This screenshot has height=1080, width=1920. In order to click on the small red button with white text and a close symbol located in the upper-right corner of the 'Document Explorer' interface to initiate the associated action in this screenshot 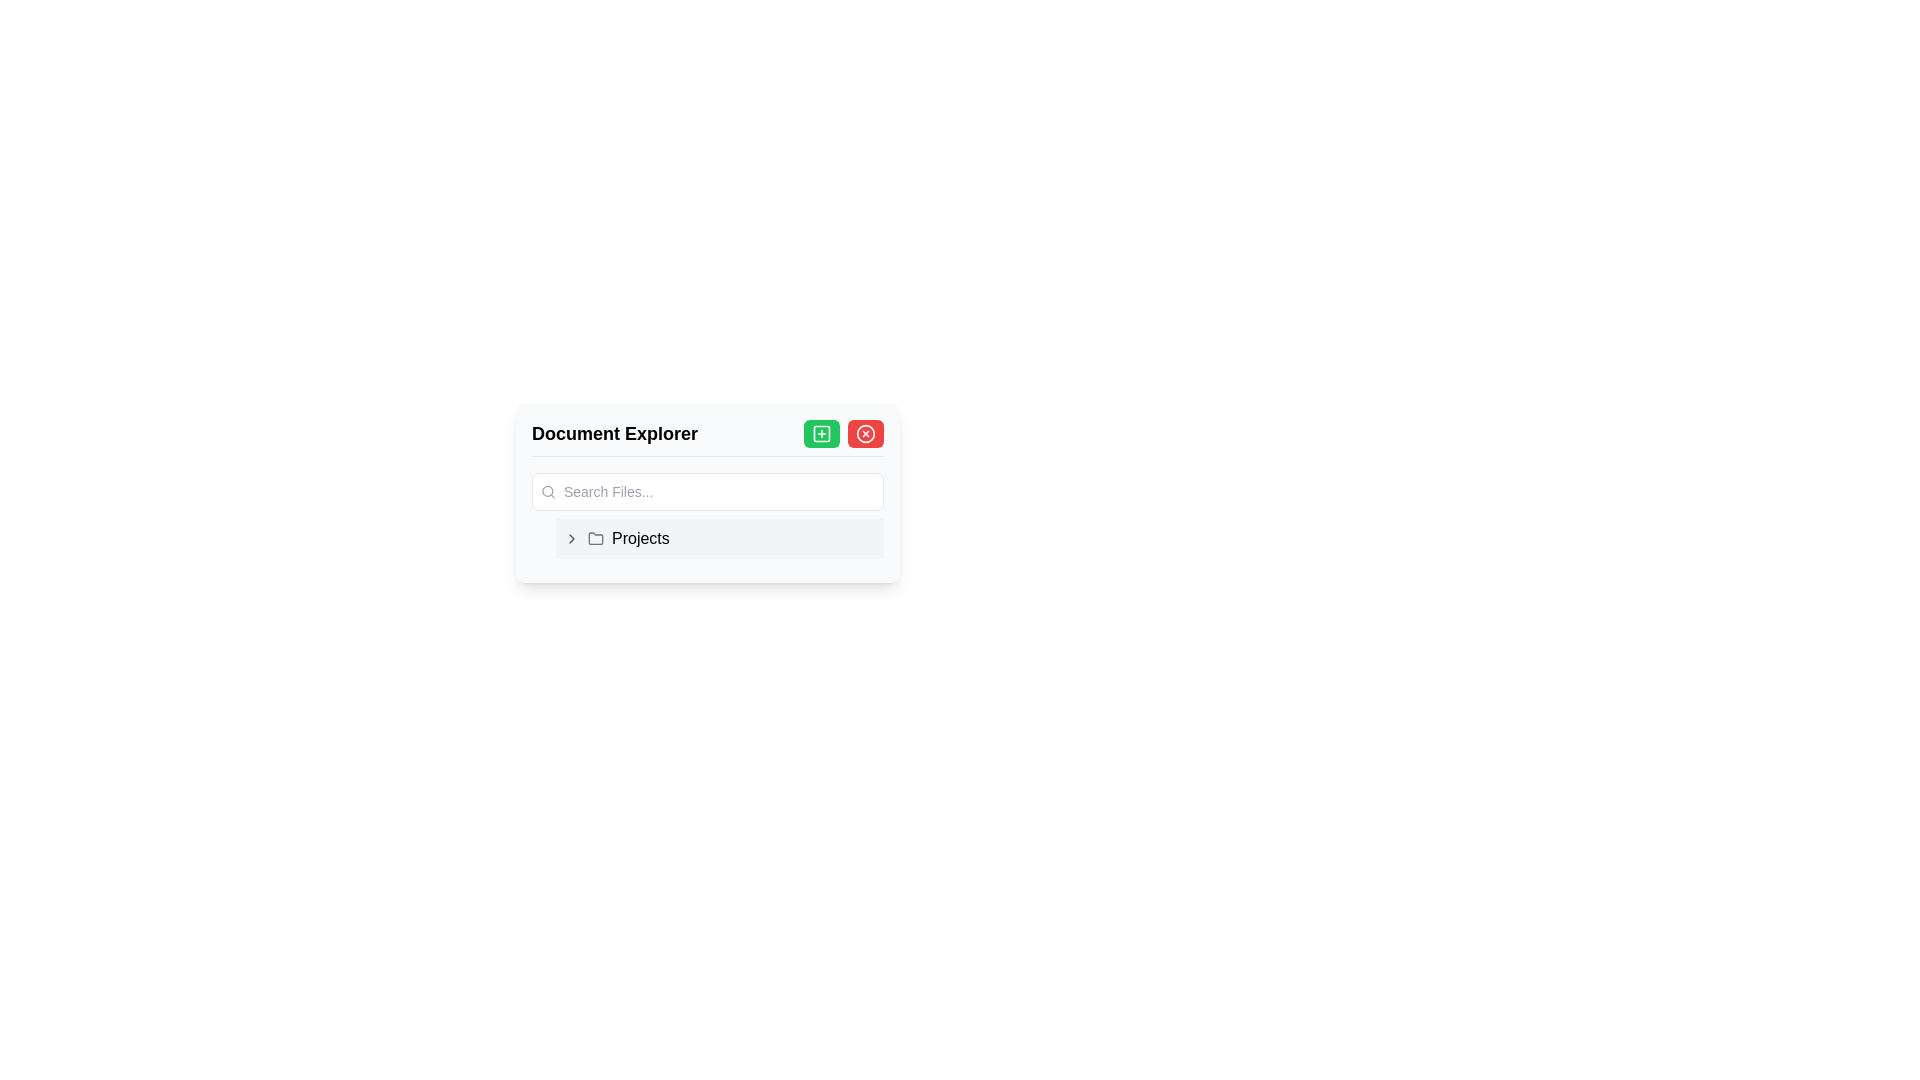, I will do `click(865, 433)`.